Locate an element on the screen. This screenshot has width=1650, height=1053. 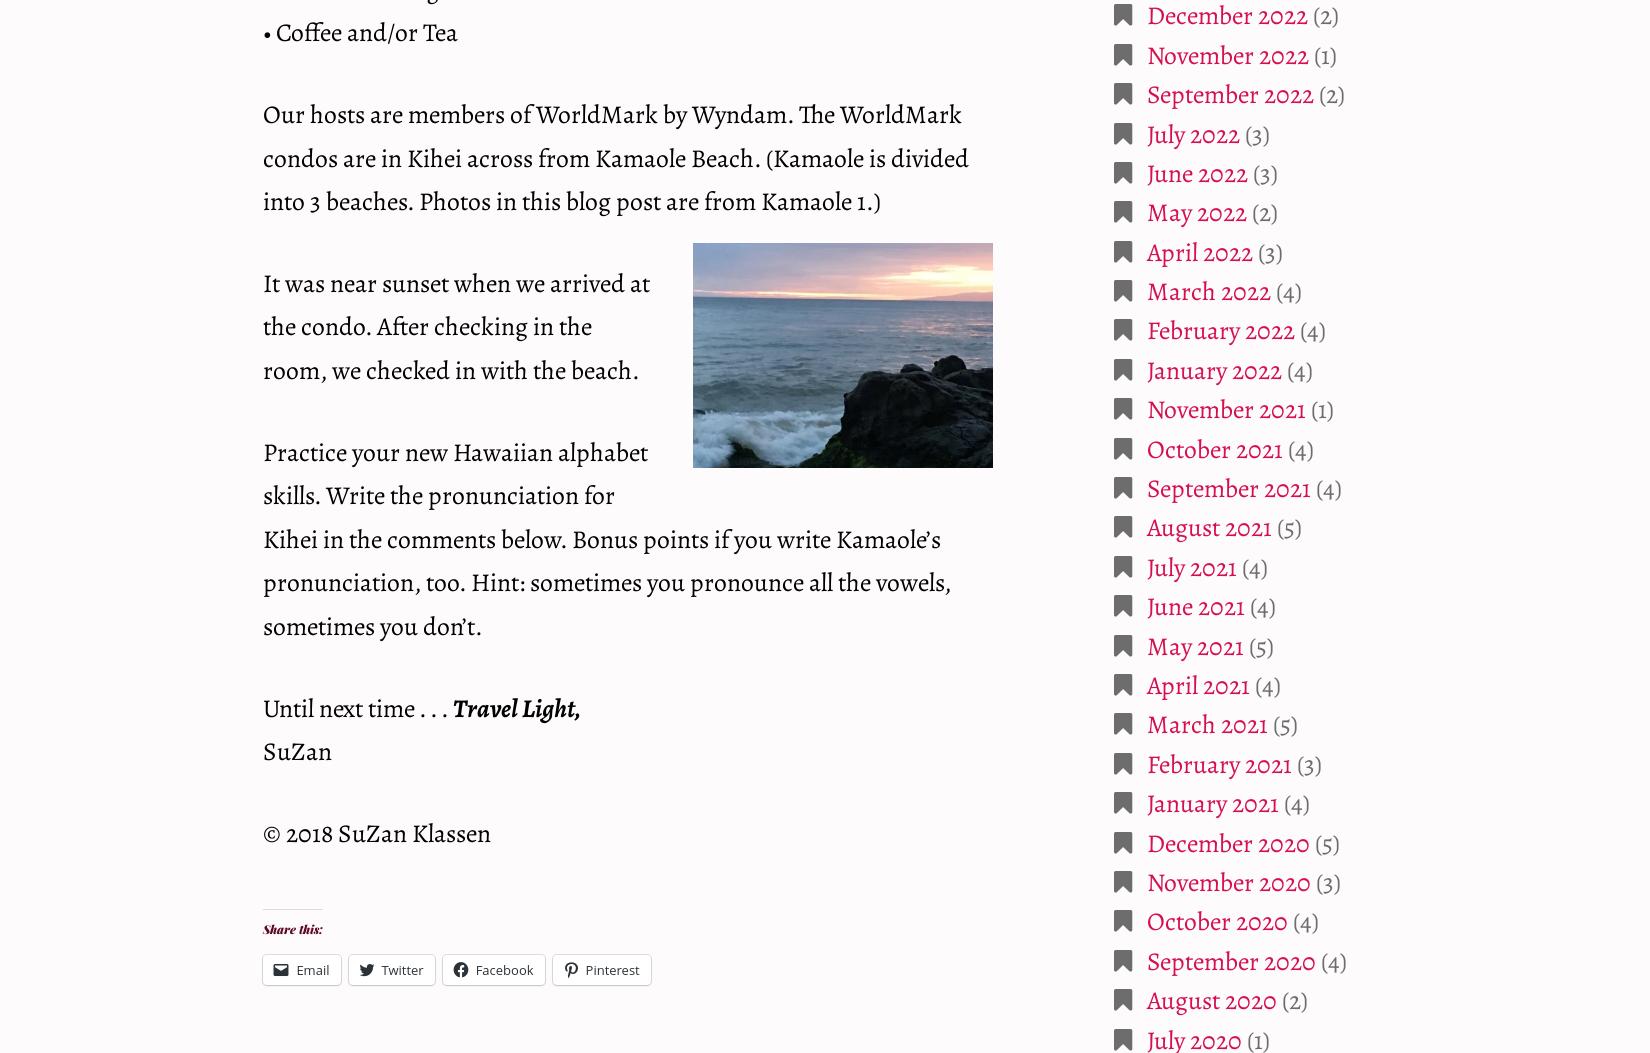
'August 2020' is located at coordinates (1147, 1000).